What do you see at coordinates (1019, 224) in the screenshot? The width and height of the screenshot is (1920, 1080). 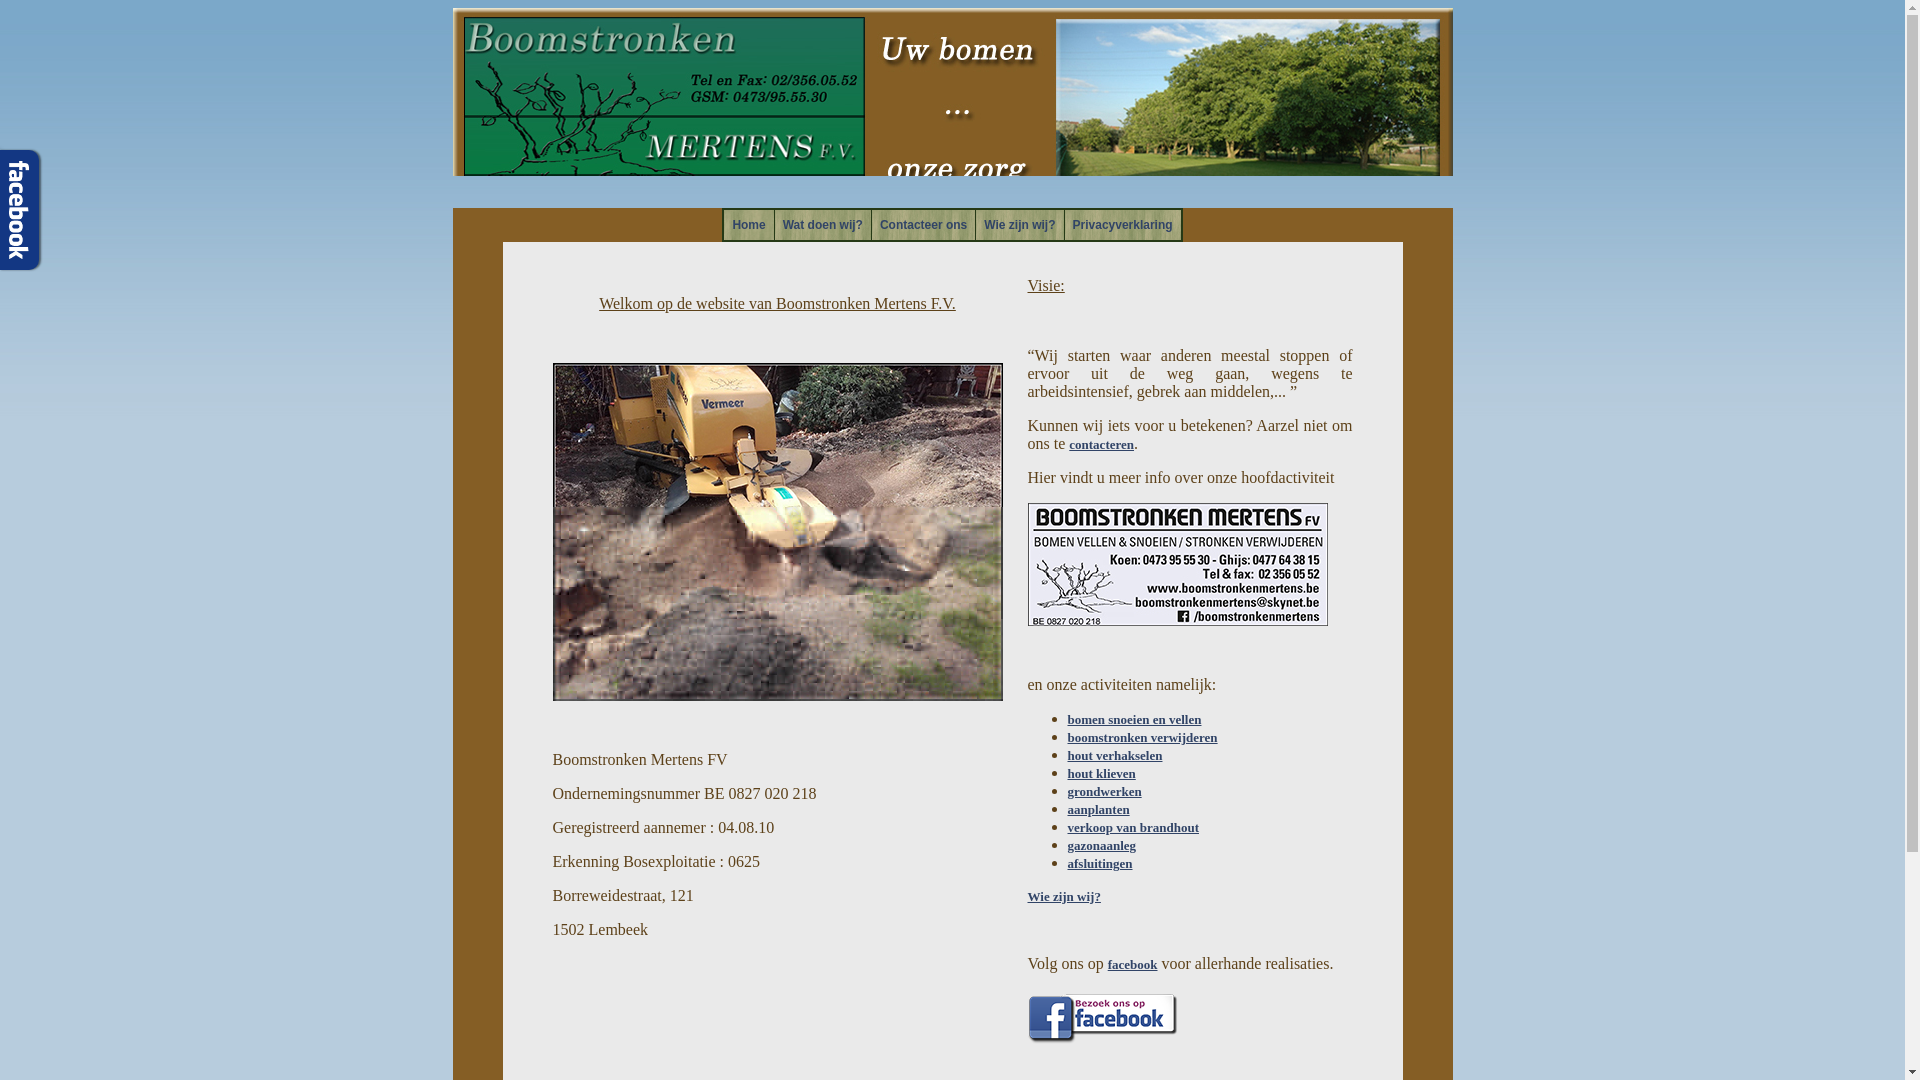 I see `'Wie zijn wij?'` at bounding box center [1019, 224].